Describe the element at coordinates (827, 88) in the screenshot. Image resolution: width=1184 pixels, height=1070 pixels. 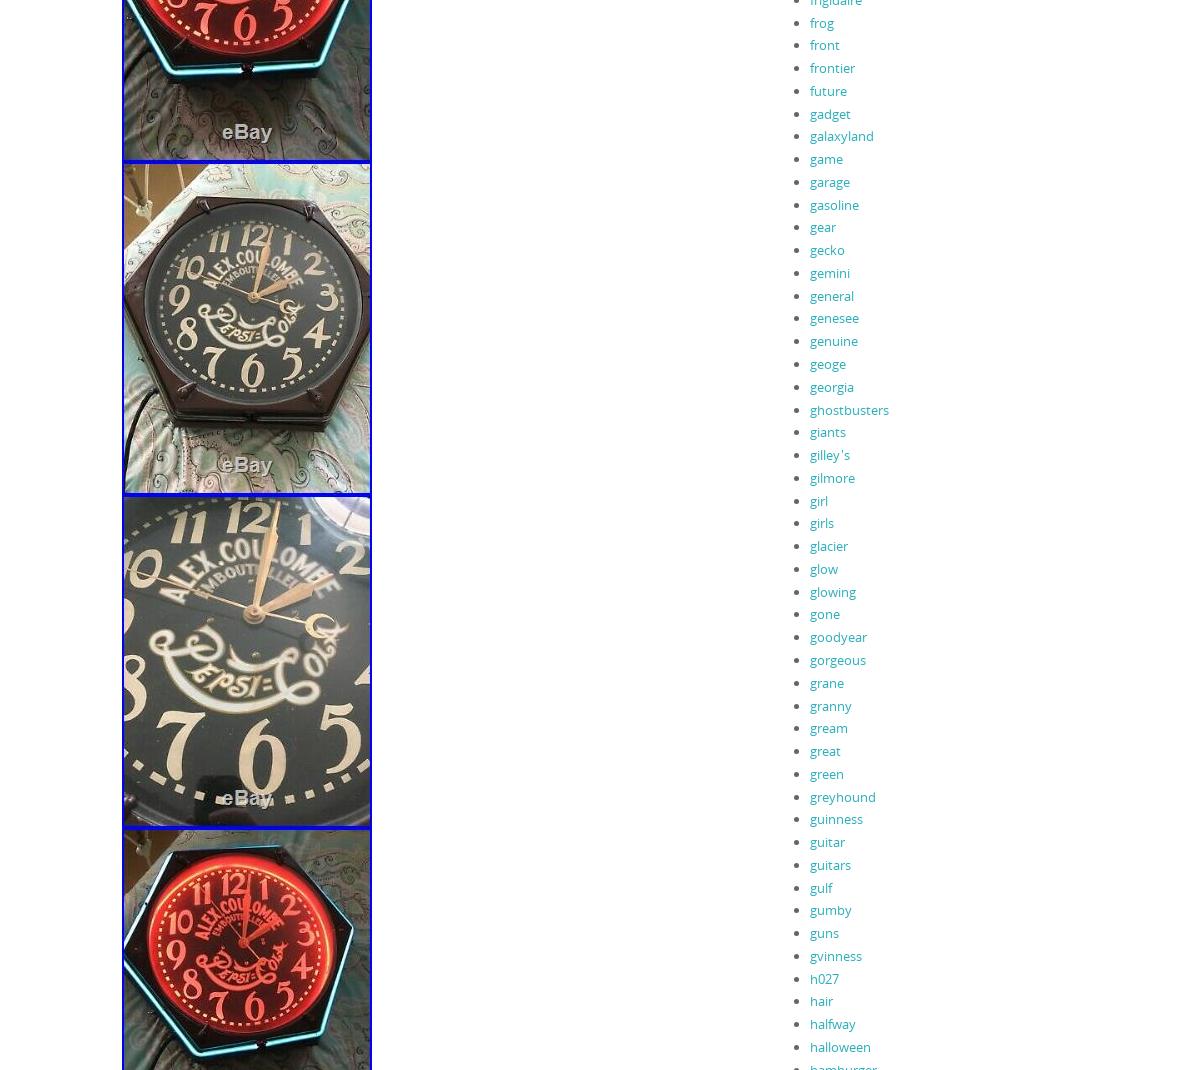
I see `'future'` at that location.